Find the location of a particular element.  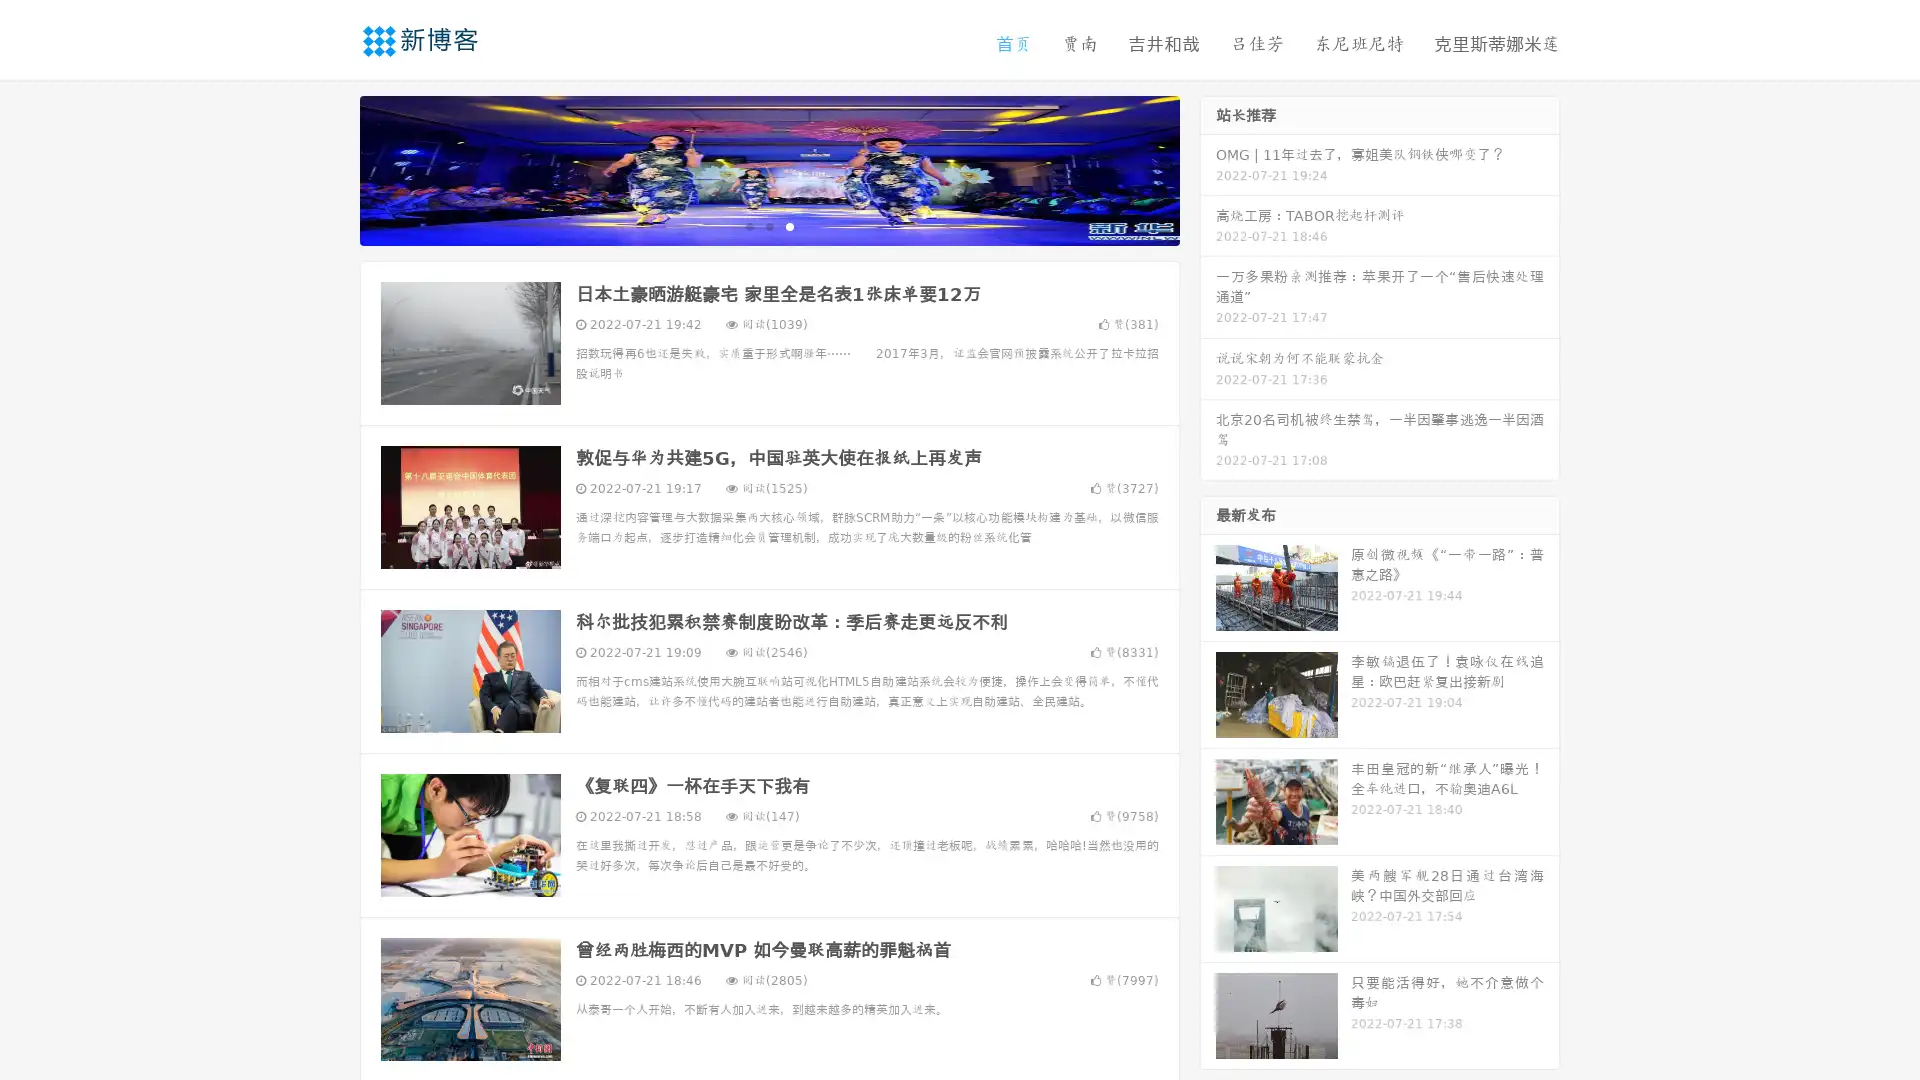

Previous slide is located at coordinates (330, 168).